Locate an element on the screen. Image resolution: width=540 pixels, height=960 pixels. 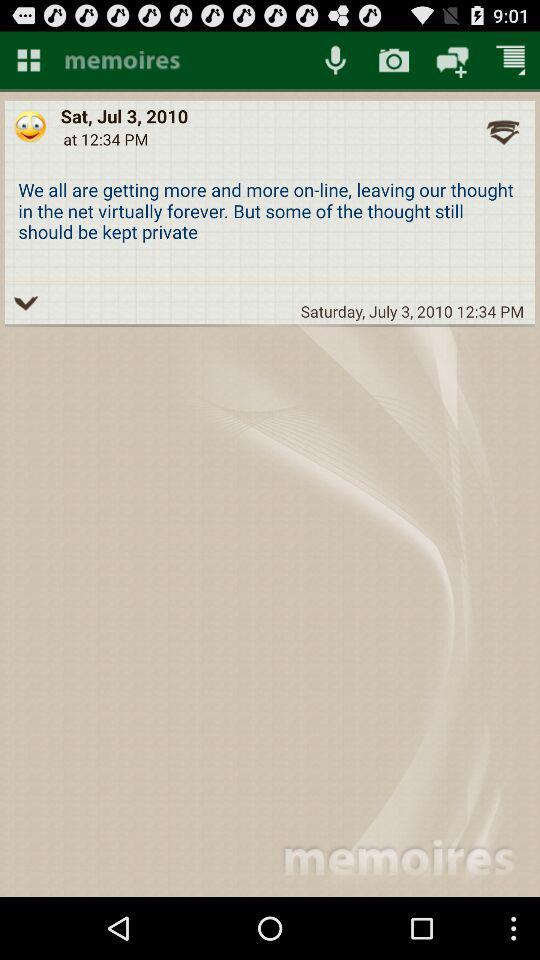
the cart icon is located at coordinates (511, 64).